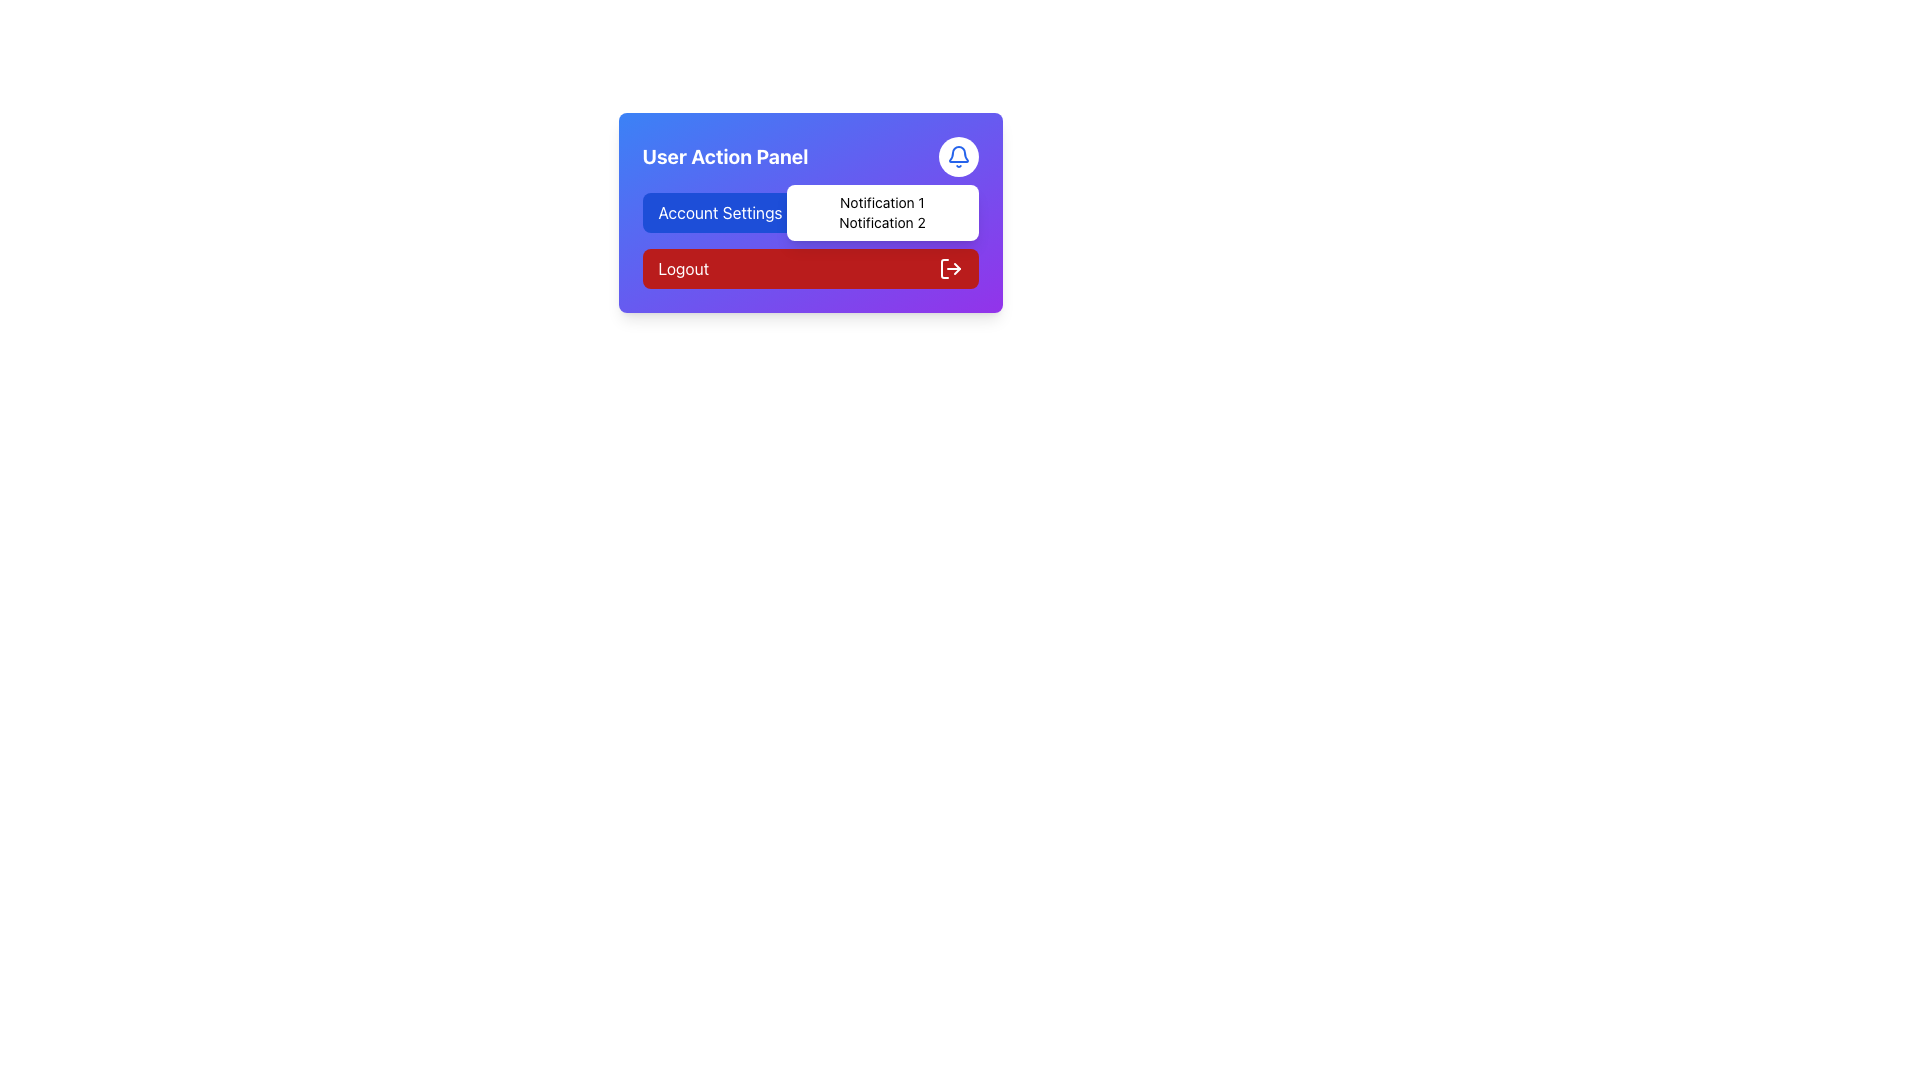 This screenshot has height=1080, width=1920. I want to click on the Icon Button located at the top-right corner of the 'User Action Panel', so click(957, 156).